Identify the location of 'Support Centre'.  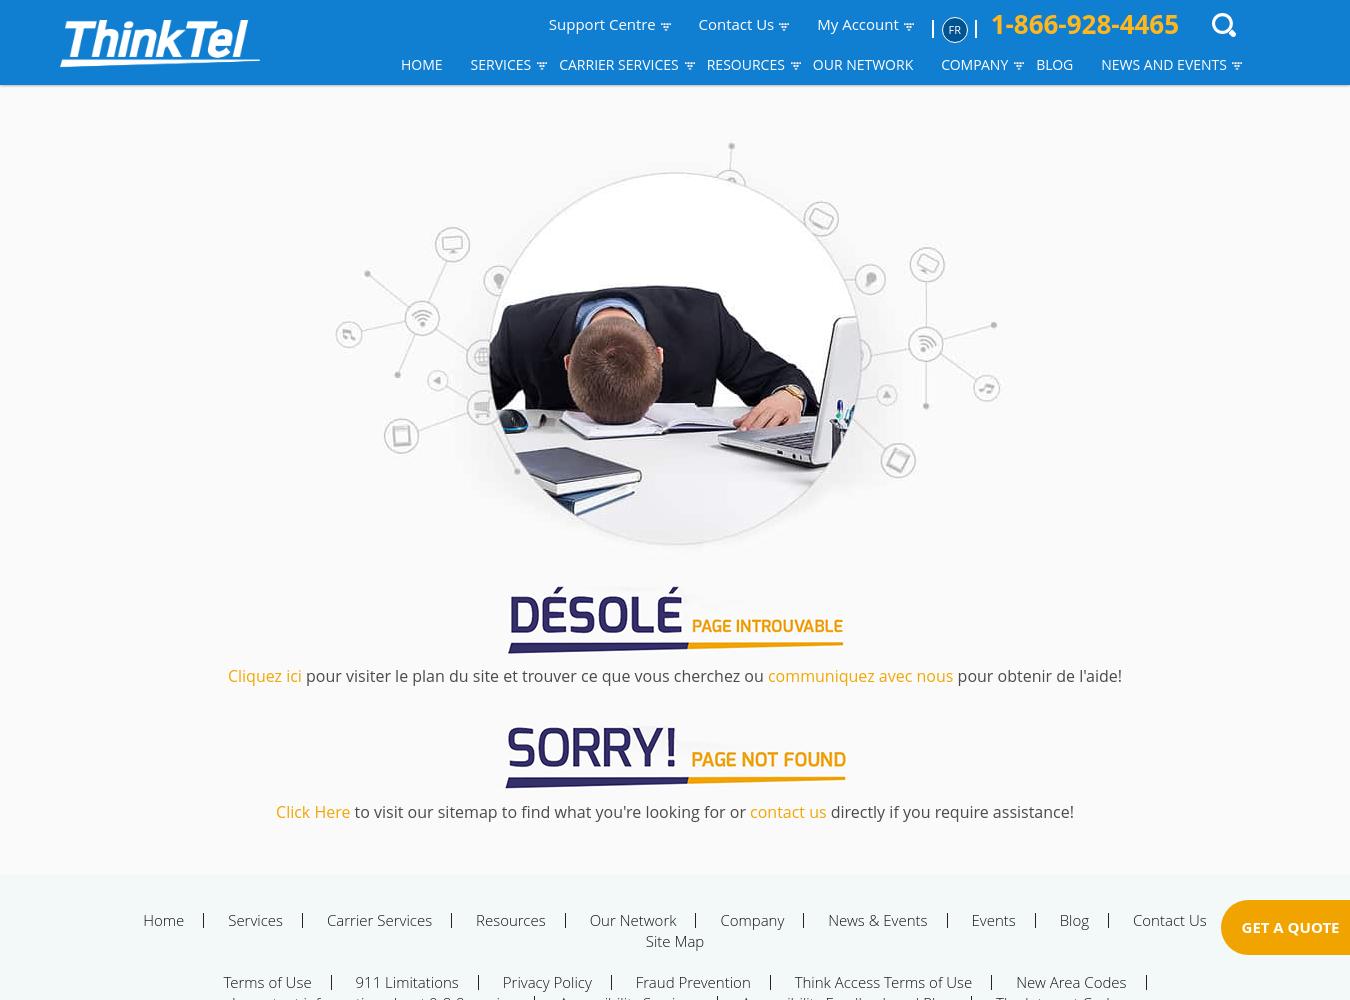
(601, 24).